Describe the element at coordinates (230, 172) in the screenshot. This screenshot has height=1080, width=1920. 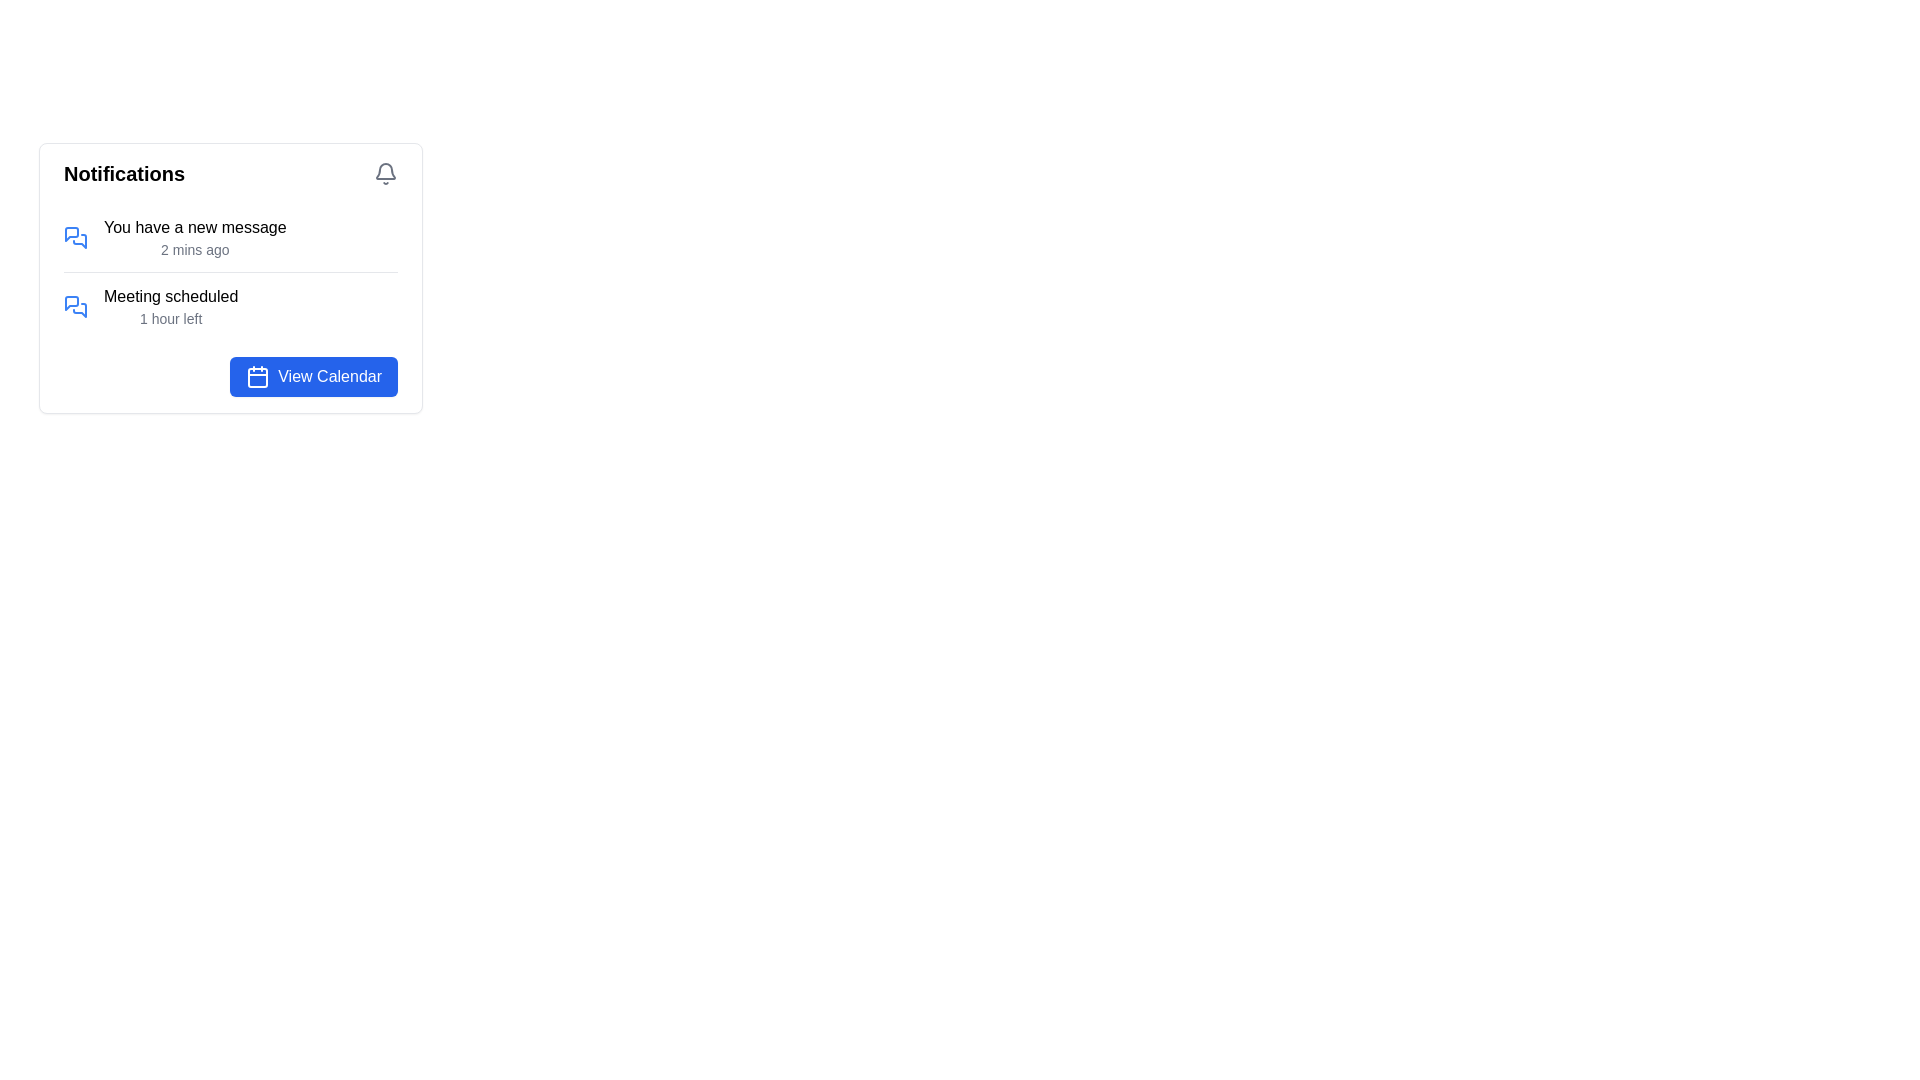
I see `the text content of the 'Notifications' header section, which is a horizontal element at the top of the card interface with bold text on the left and a bell icon on the right` at that location.